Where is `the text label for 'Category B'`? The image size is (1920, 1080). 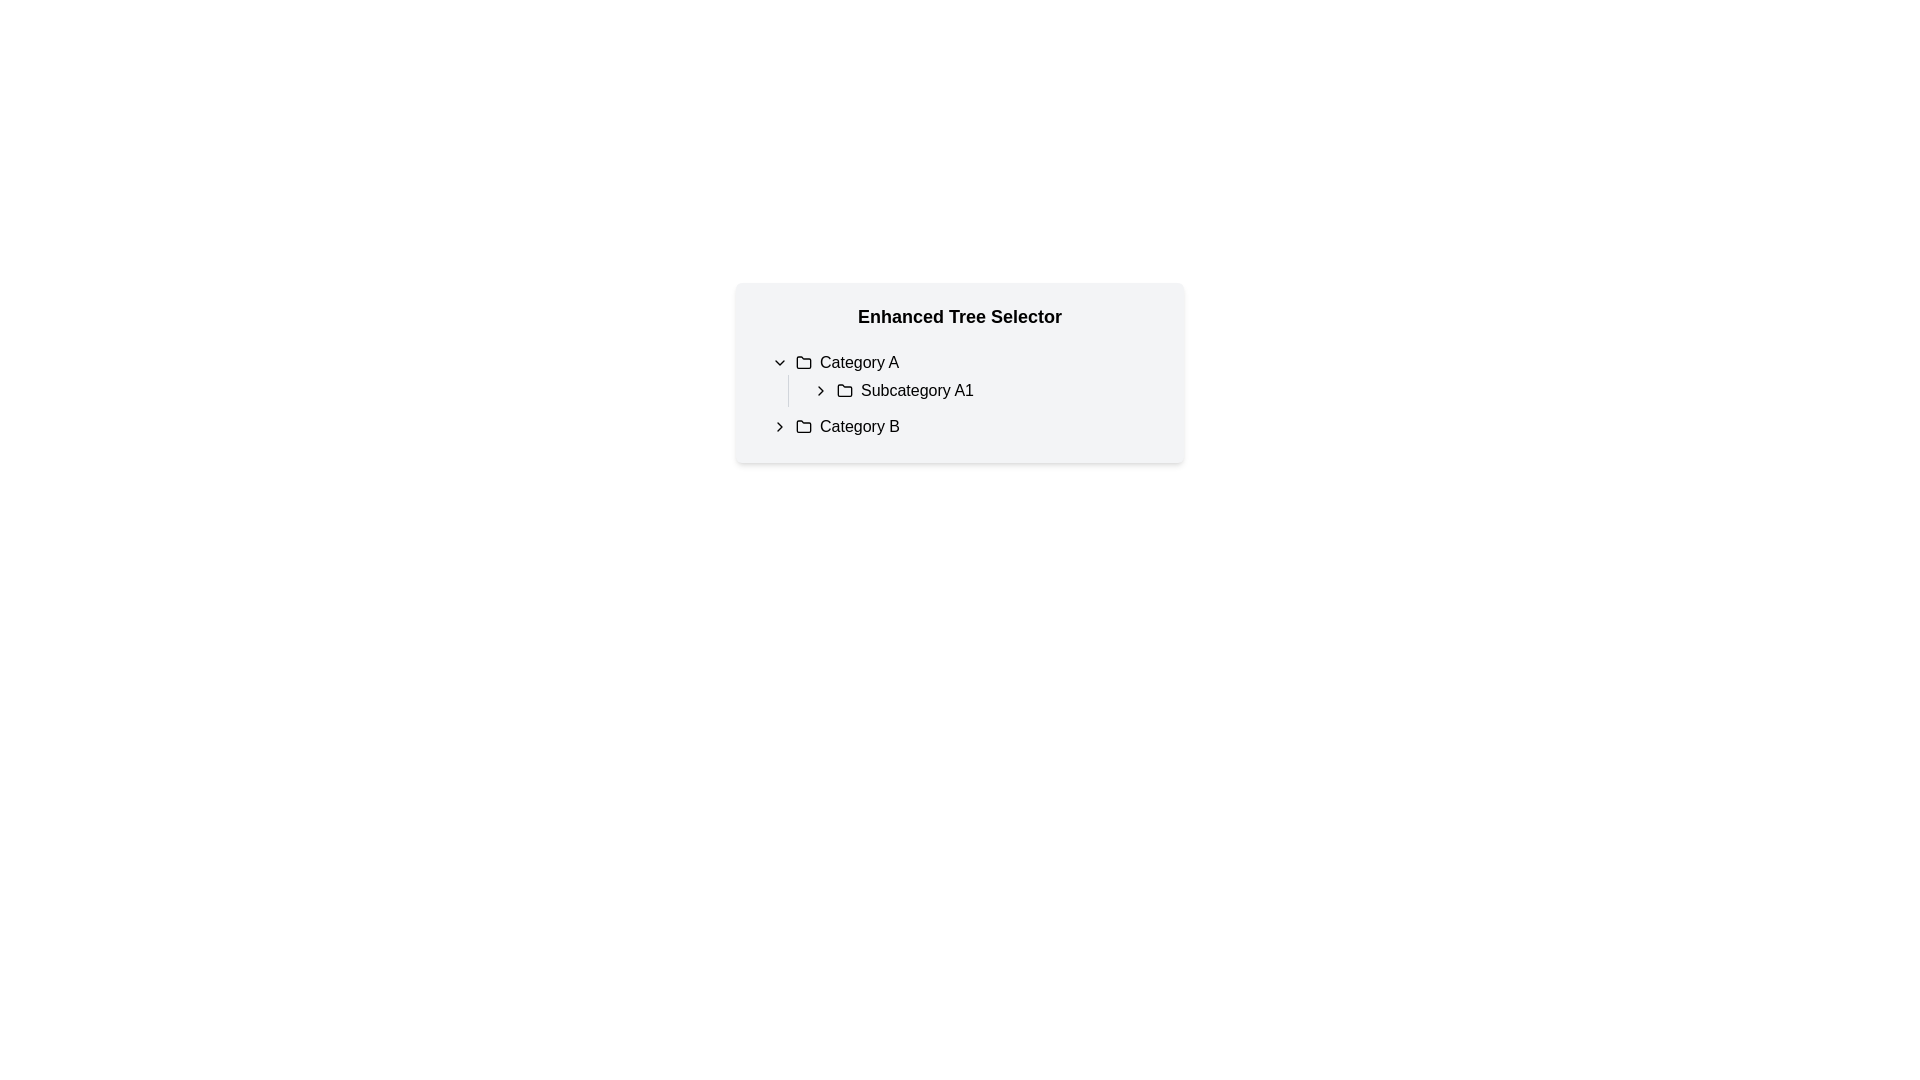
the text label for 'Category B' is located at coordinates (859, 426).